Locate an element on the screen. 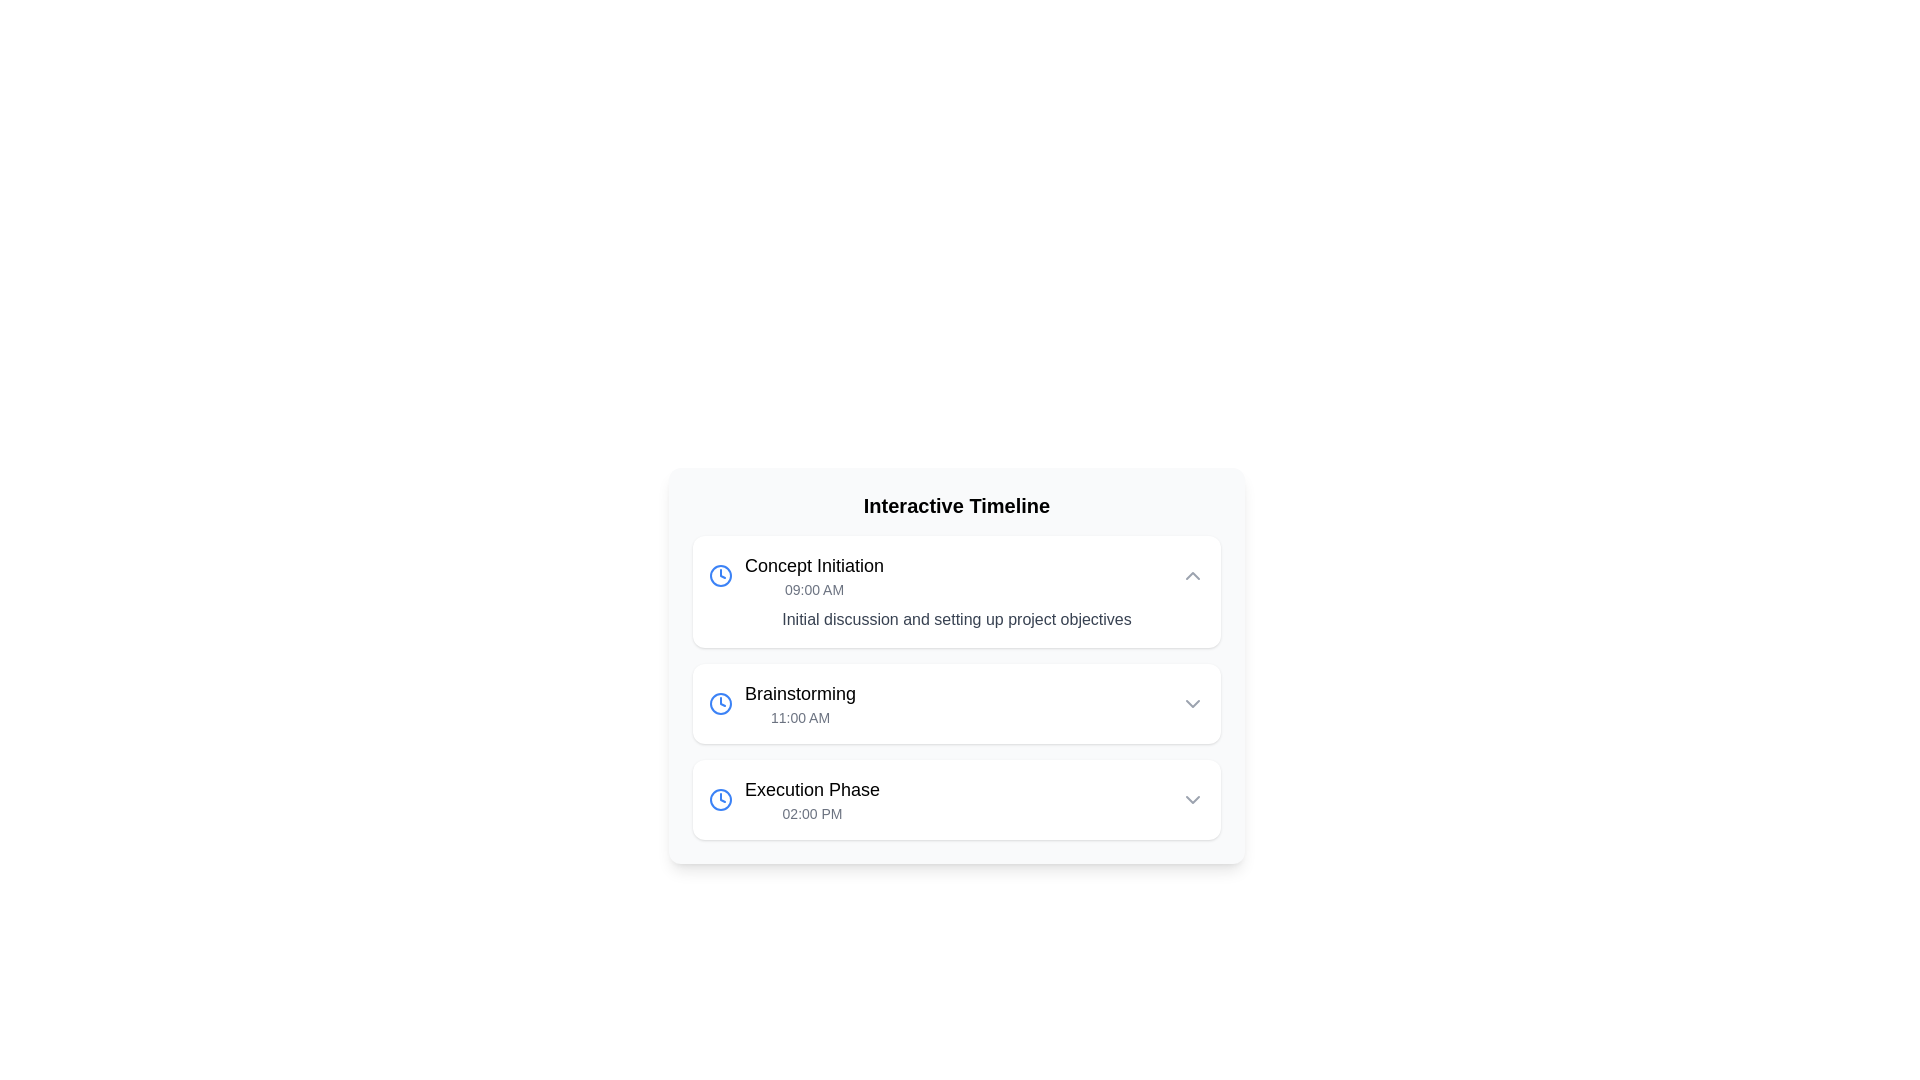 The height and width of the screenshot is (1080, 1920). the text label 'Concept Initiation' which is styled with a larger and bold font and is the topmost title in a list format, located to the right of a clock icon is located at coordinates (814, 566).